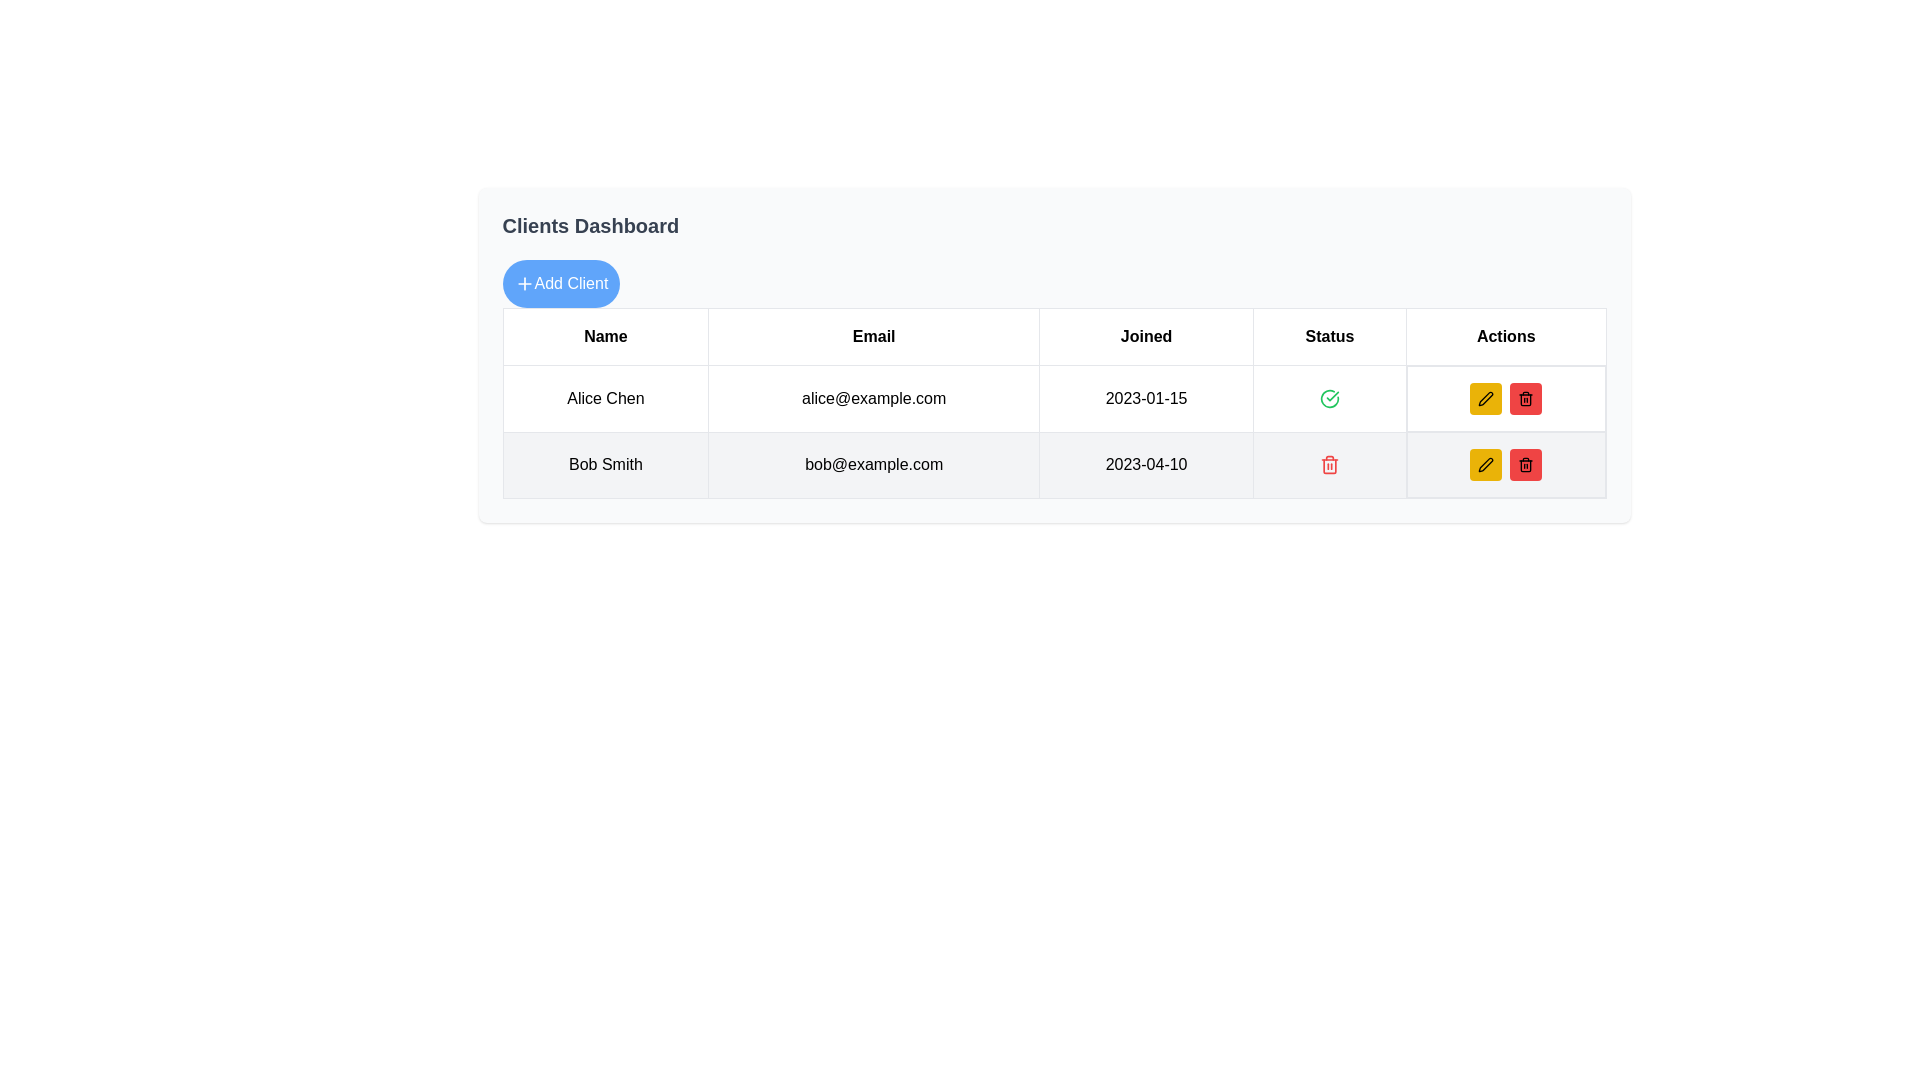  Describe the element at coordinates (1486, 398) in the screenshot. I see `the edit button represented by a pen icon in the Actions column of the second row corresponding to user 'Bob Smith'` at that location.